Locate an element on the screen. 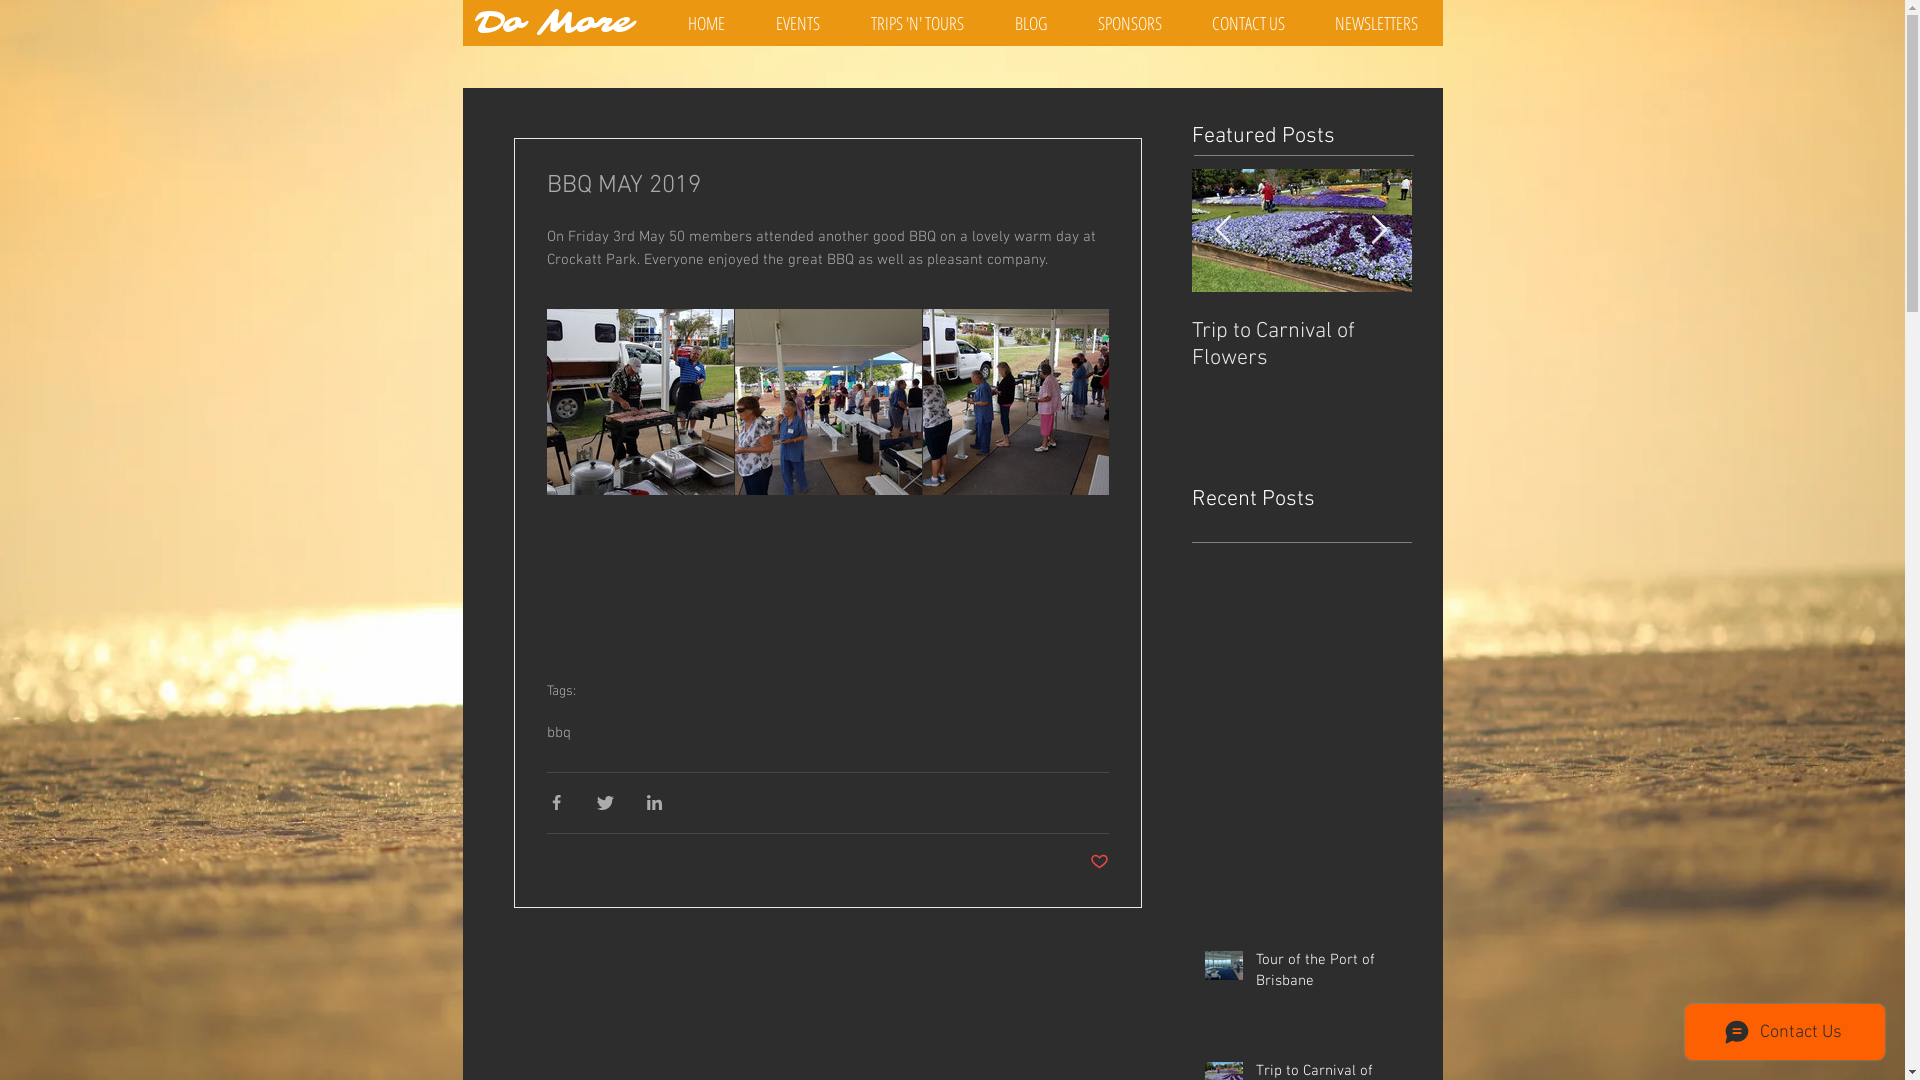 This screenshot has width=1920, height=1080. 'SPONSORS' is located at coordinates (1128, 23).